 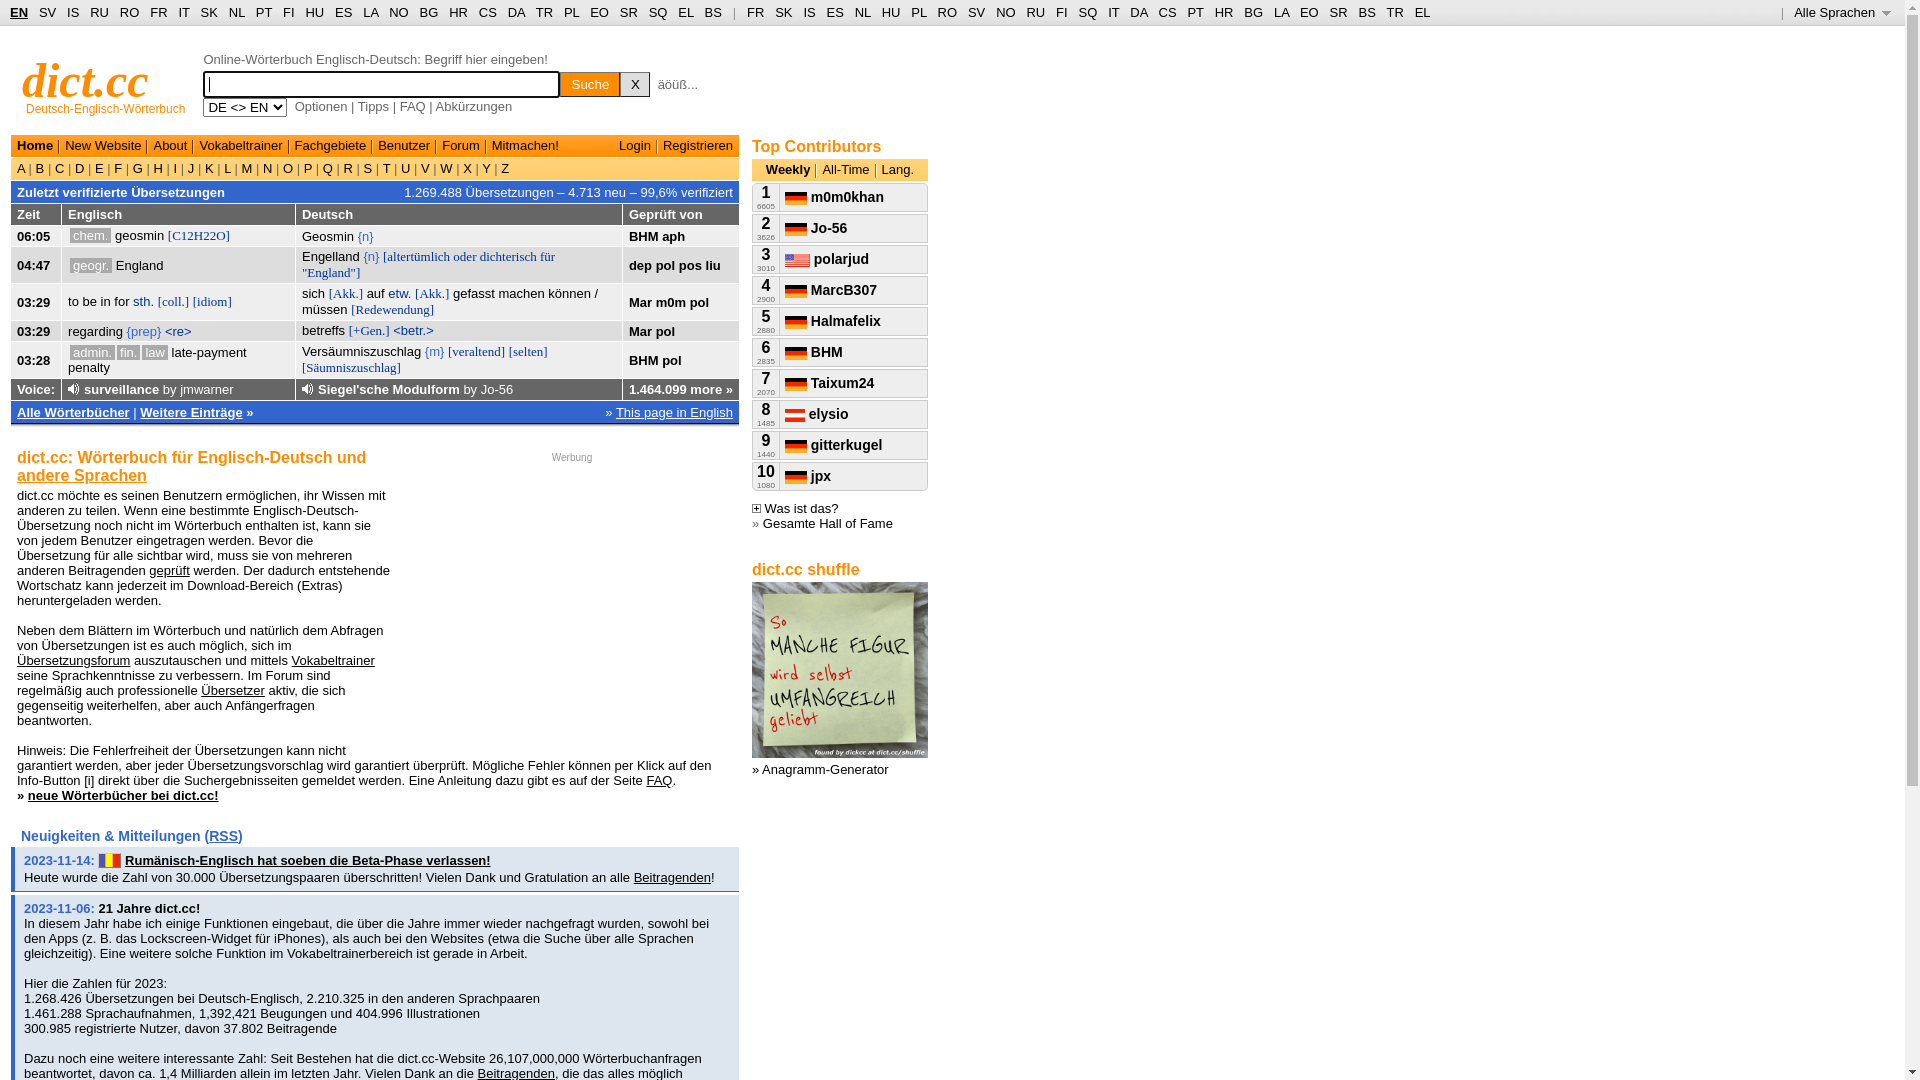 I want to click on 'Vokabeltrainer', so click(x=333, y=660).